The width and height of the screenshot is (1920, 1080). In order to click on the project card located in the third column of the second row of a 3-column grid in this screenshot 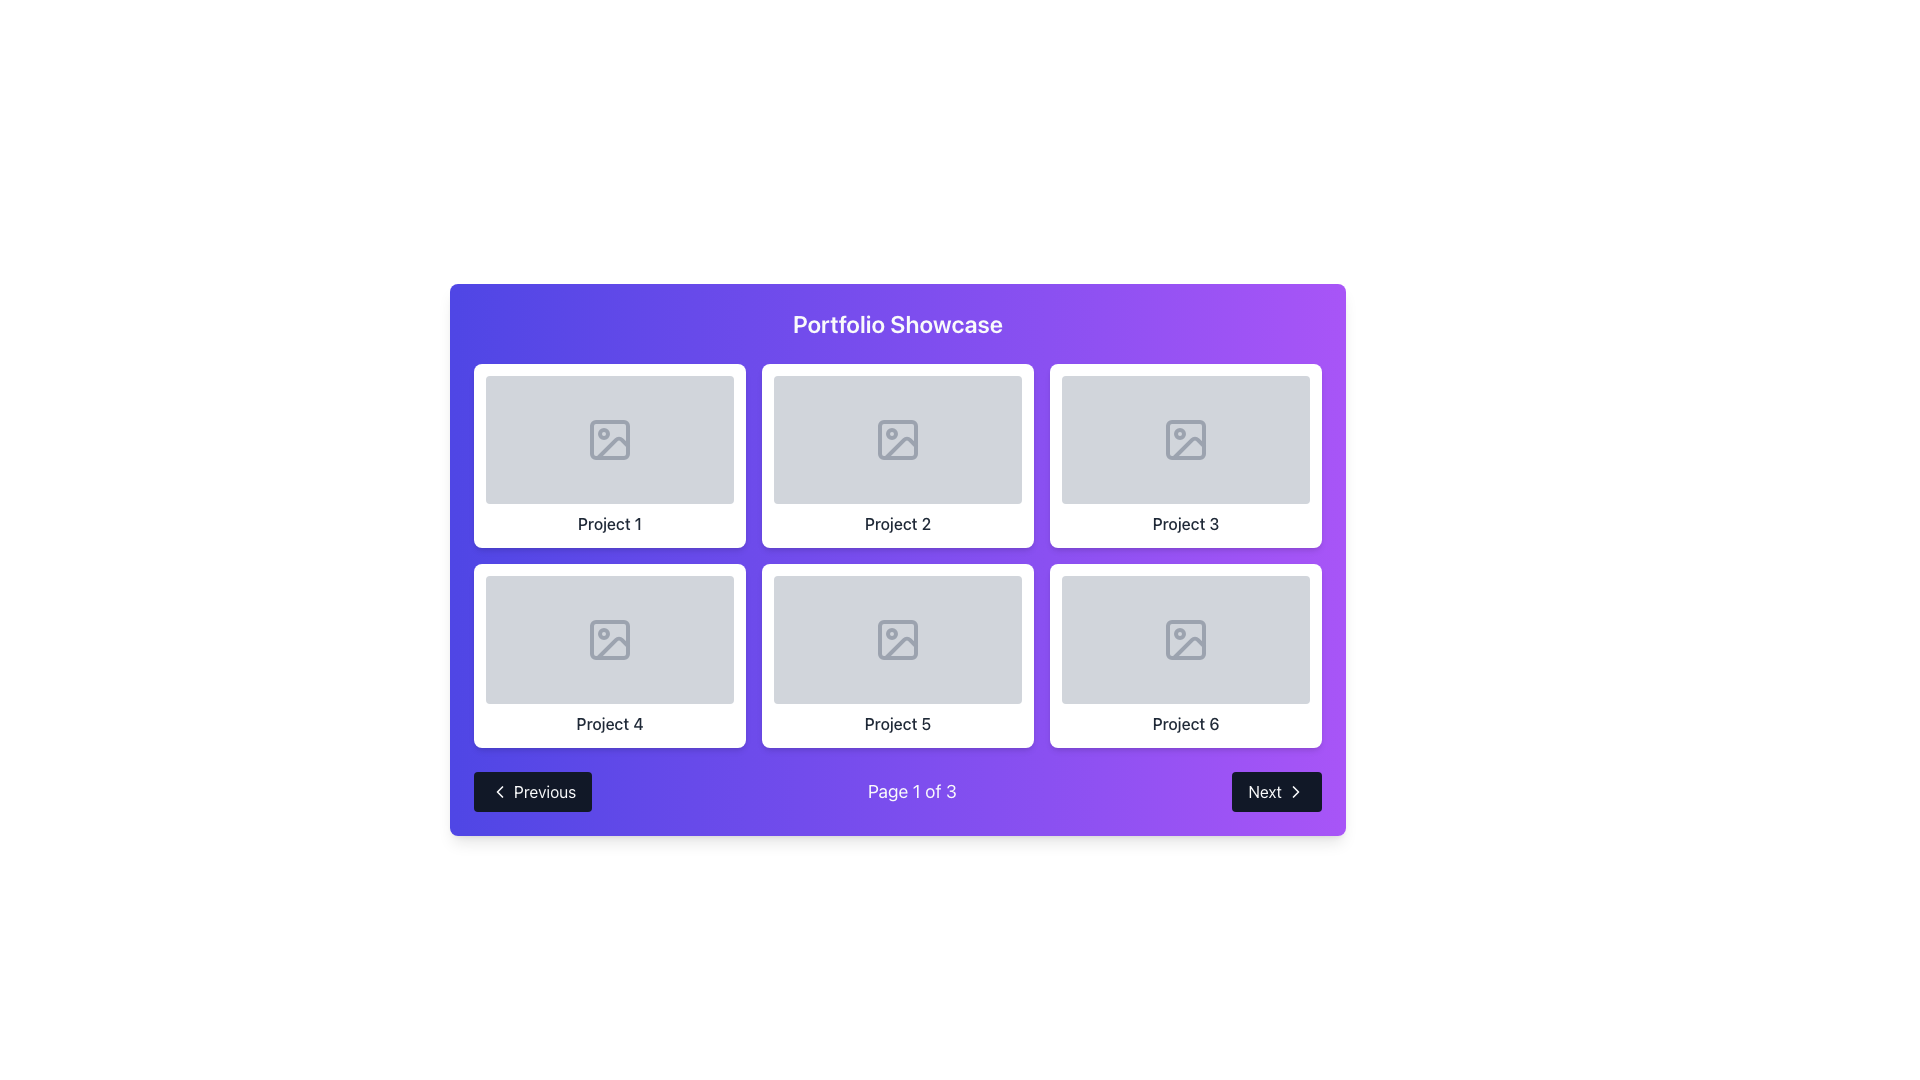, I will do `click(1185, 655)`.